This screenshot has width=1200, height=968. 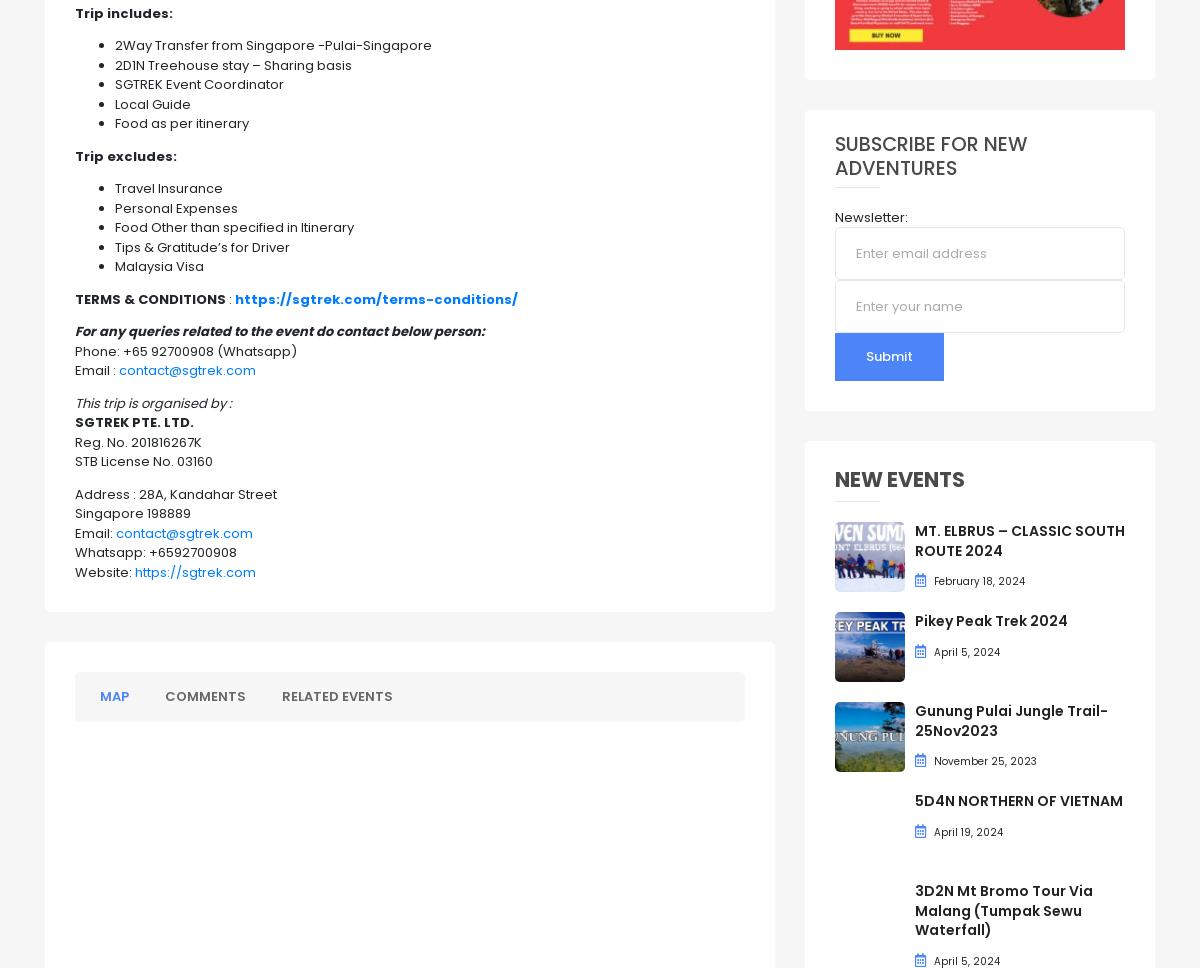 What do you see at coordinates (930, 155) in the screenshot?
I see `'Subscribe For New Adventures'` at bounding box center [930, 155].